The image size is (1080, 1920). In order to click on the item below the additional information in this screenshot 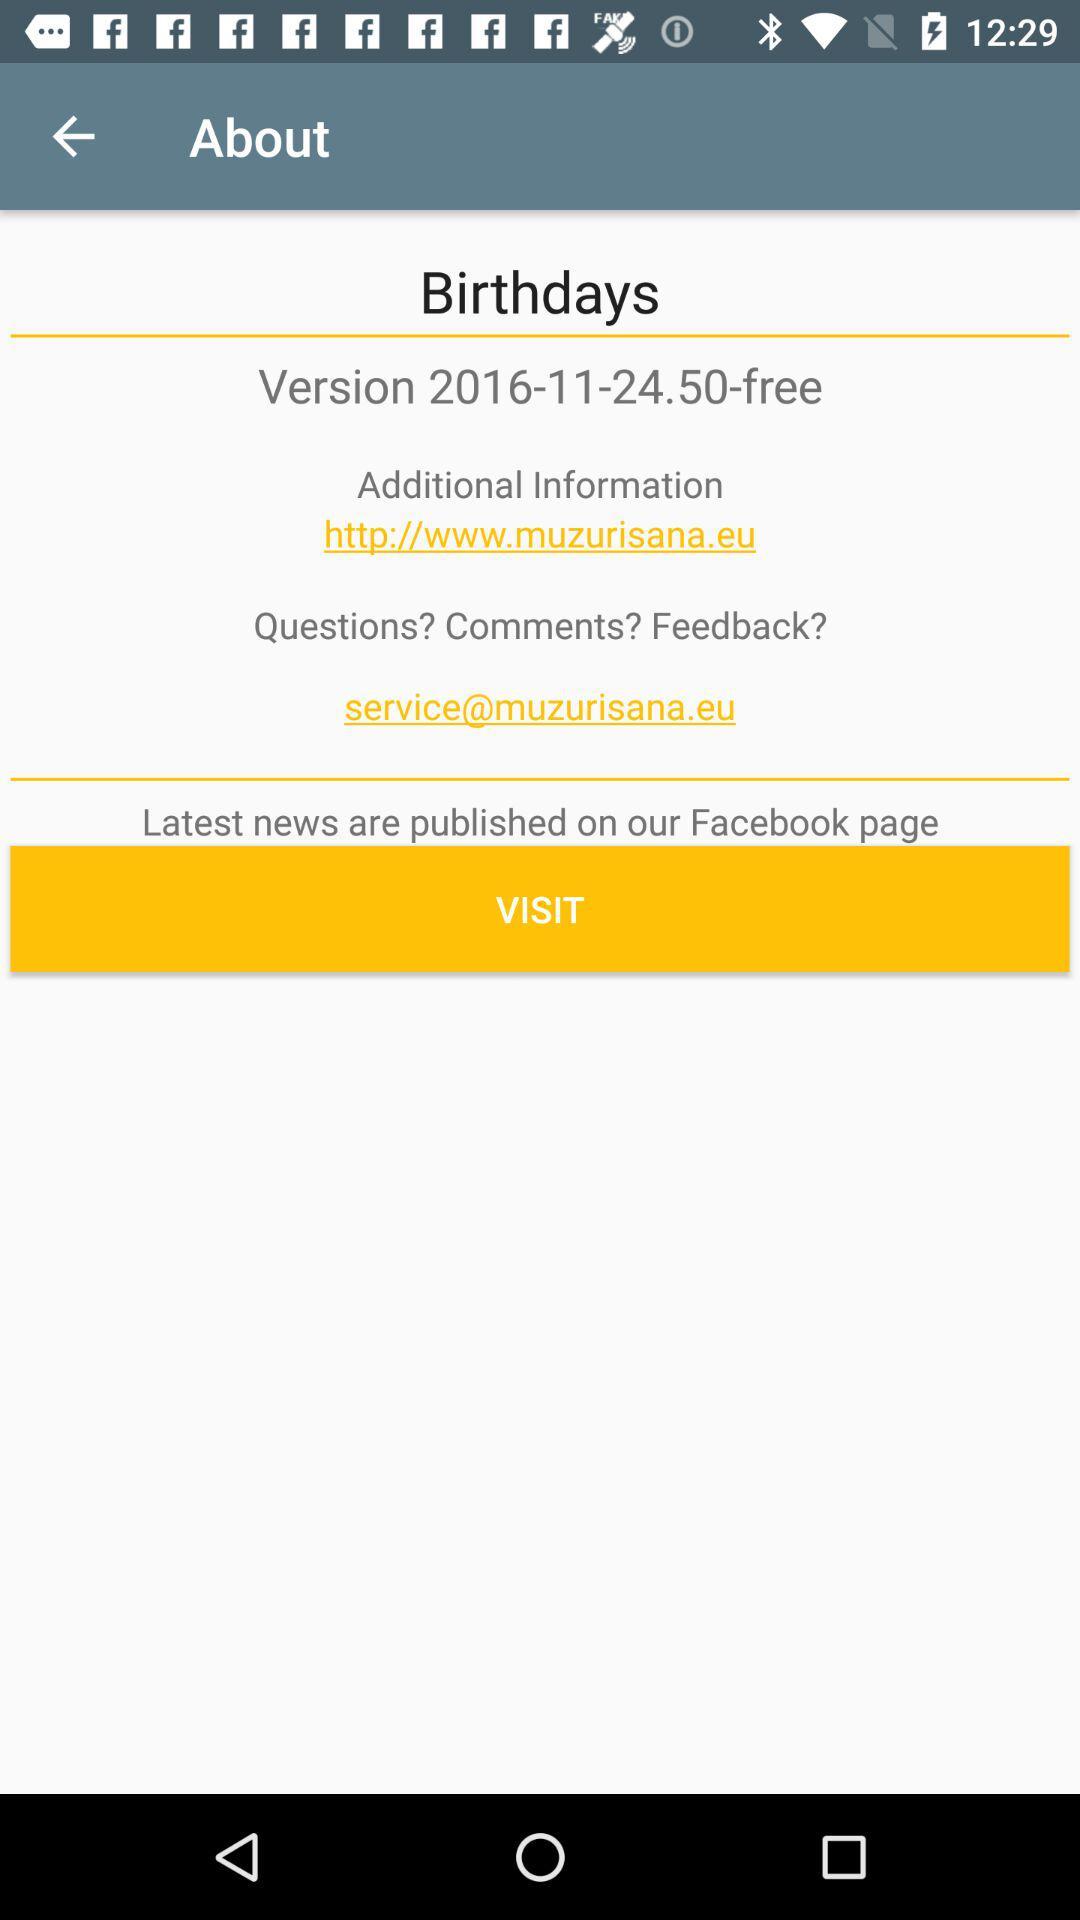, I will do `click(540, 533)`.